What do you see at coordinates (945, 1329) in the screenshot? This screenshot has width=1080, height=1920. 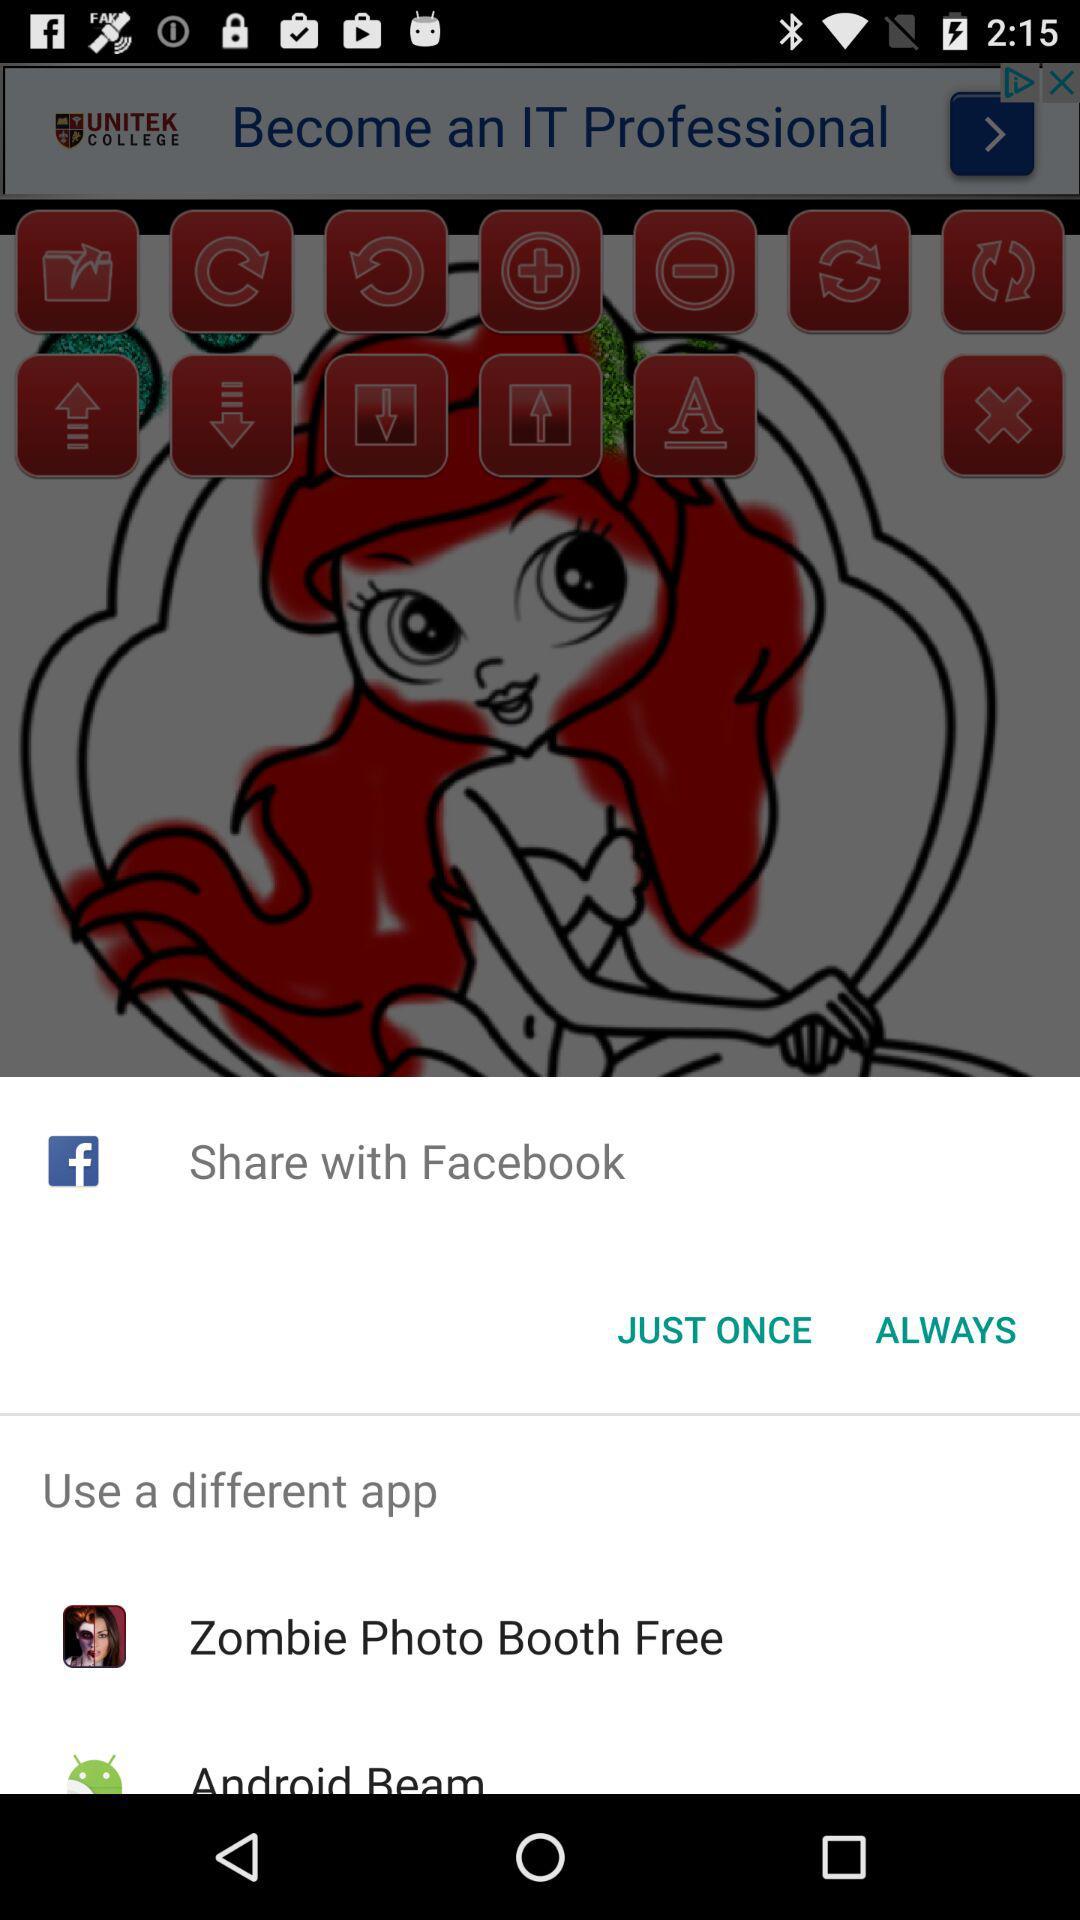 I see `always button` at bounding box center [945, 1329].